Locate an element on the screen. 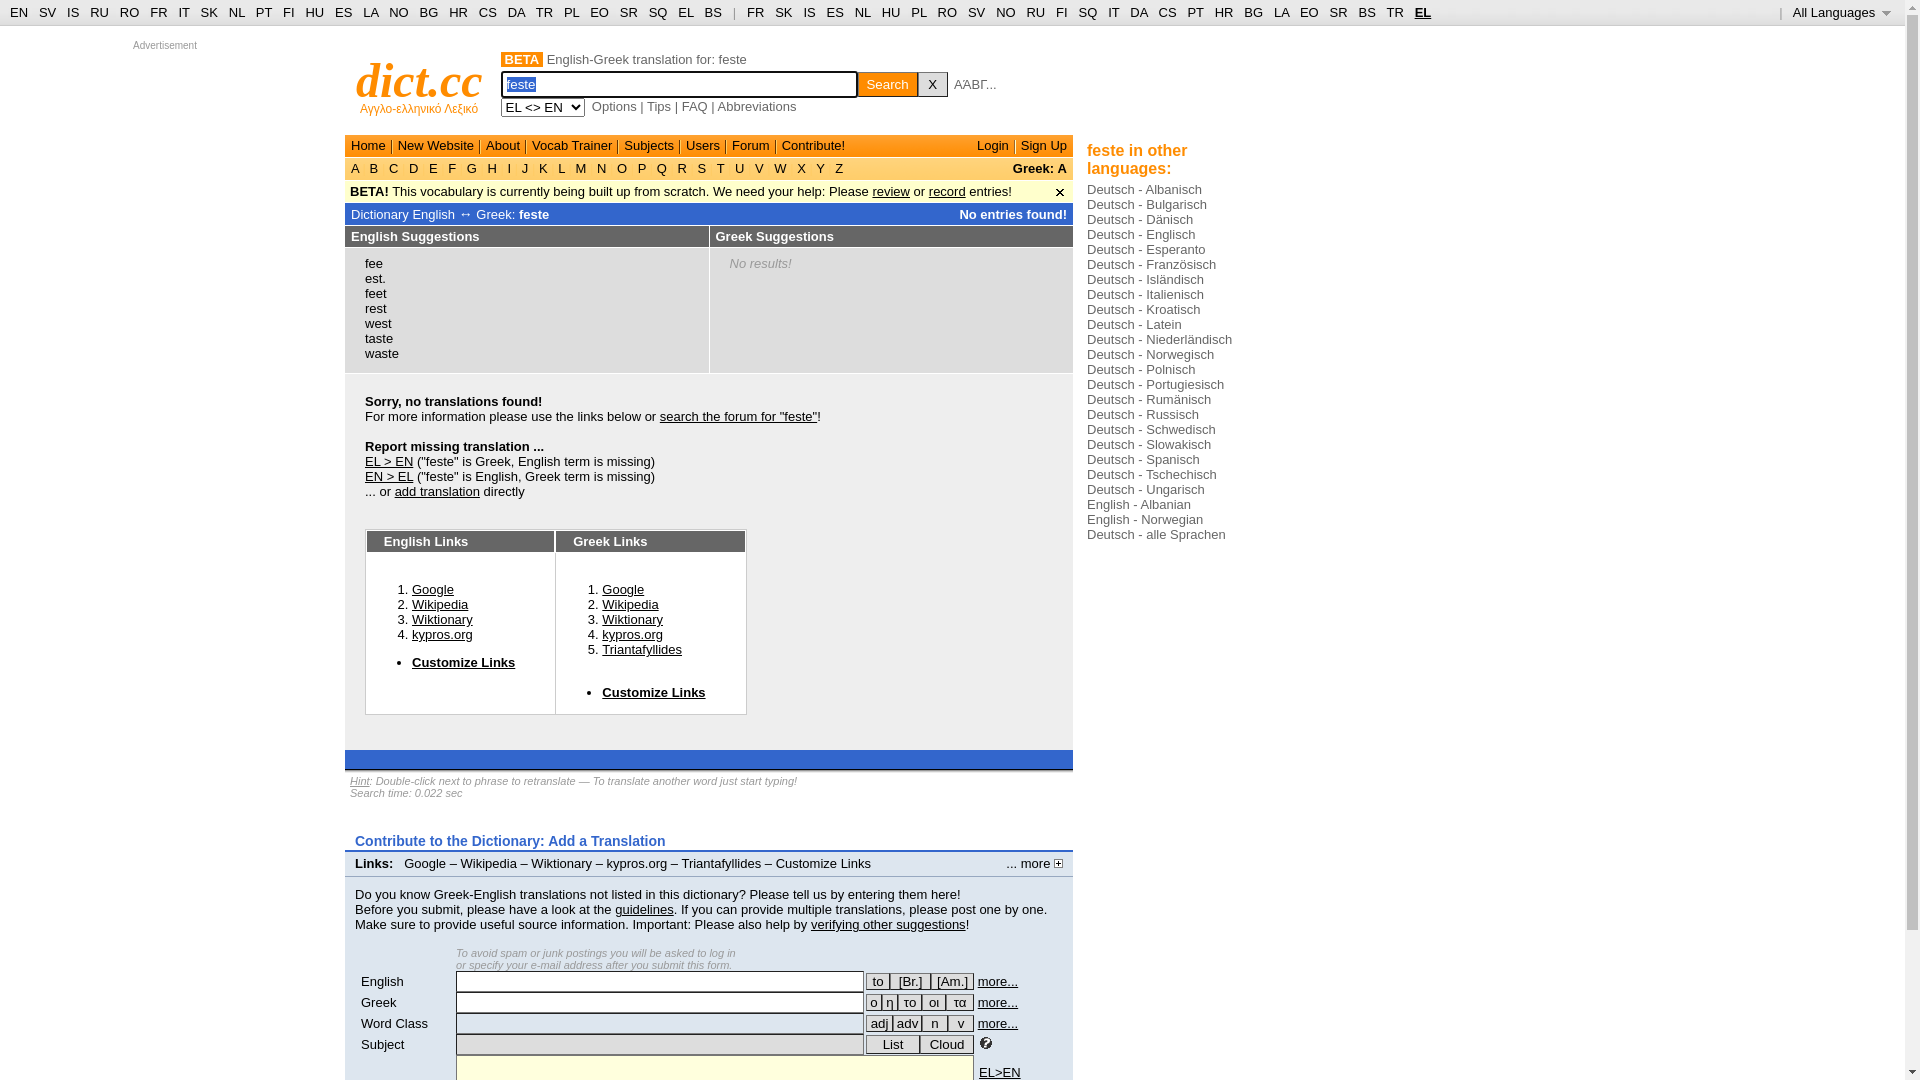  'T' is located at coordinates (720, 167).